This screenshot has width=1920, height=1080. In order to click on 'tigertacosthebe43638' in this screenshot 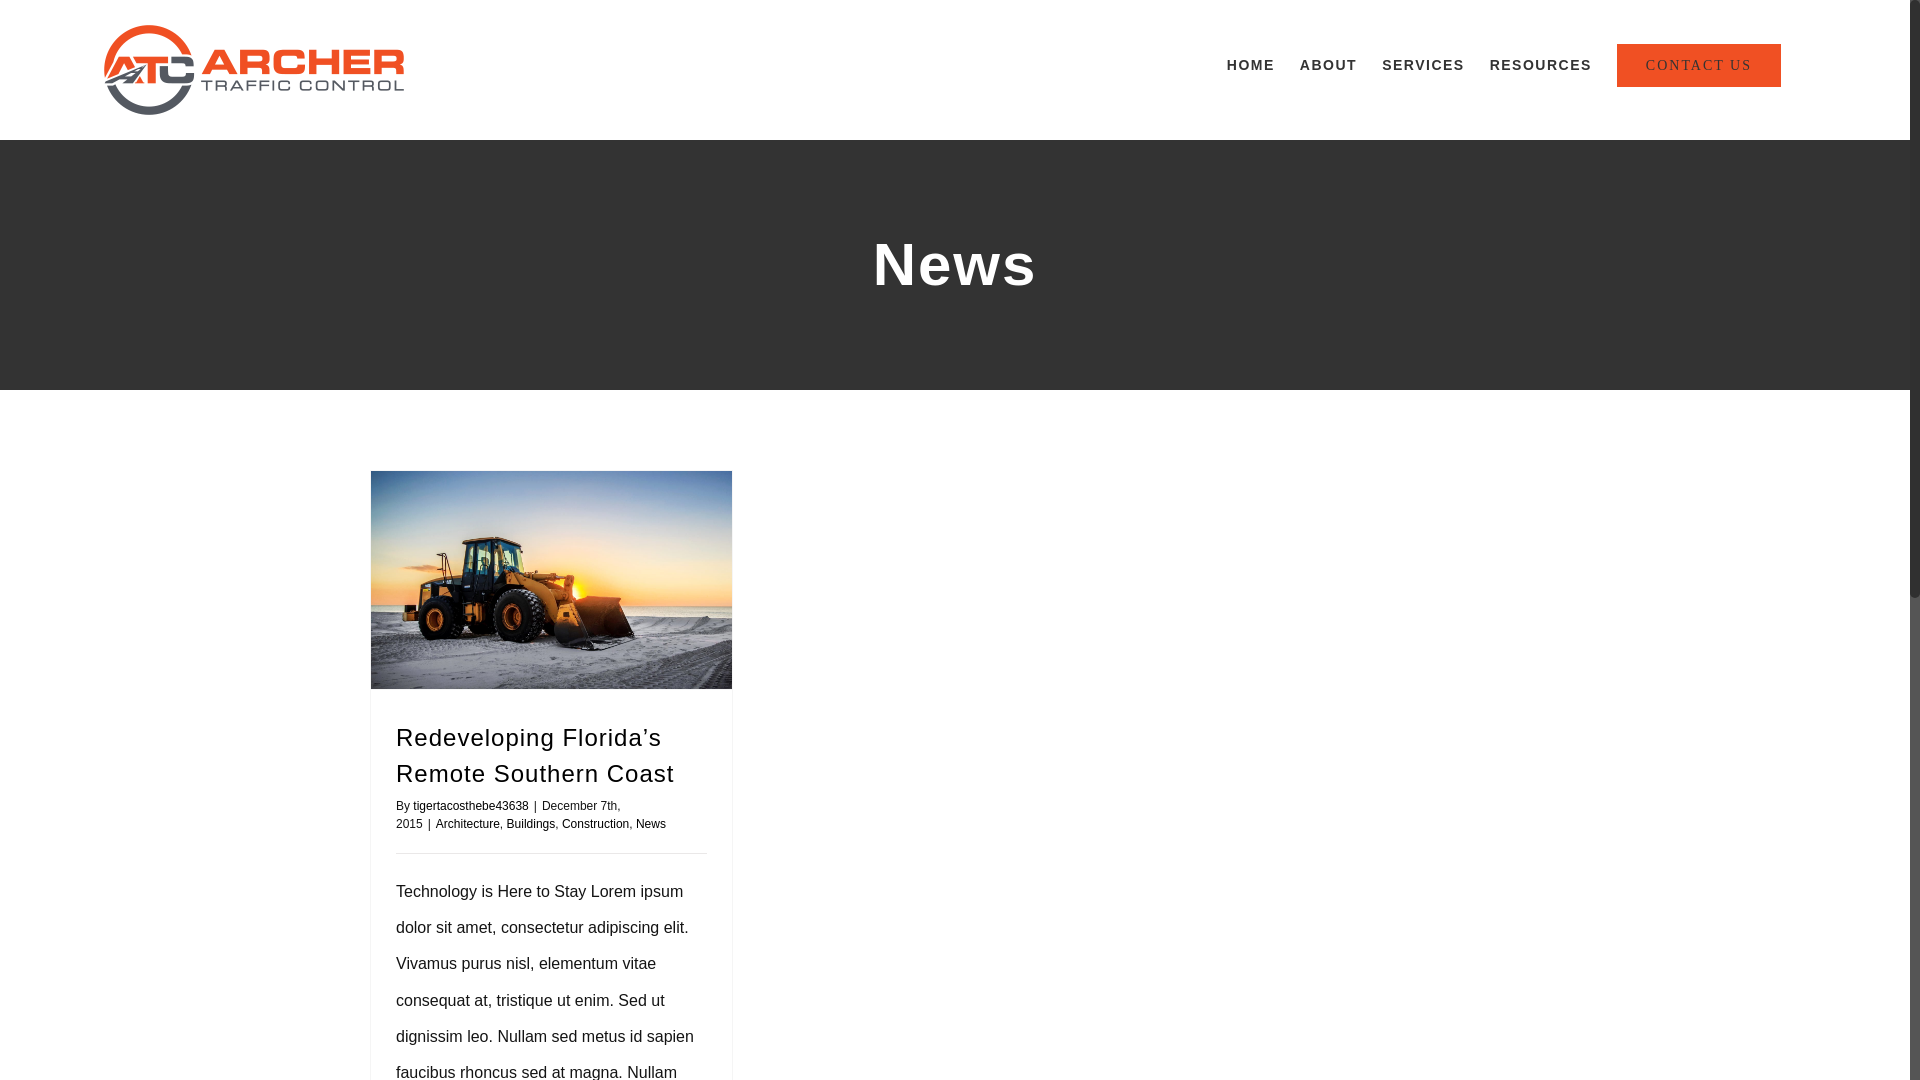, I will do `click(469, 805)`.